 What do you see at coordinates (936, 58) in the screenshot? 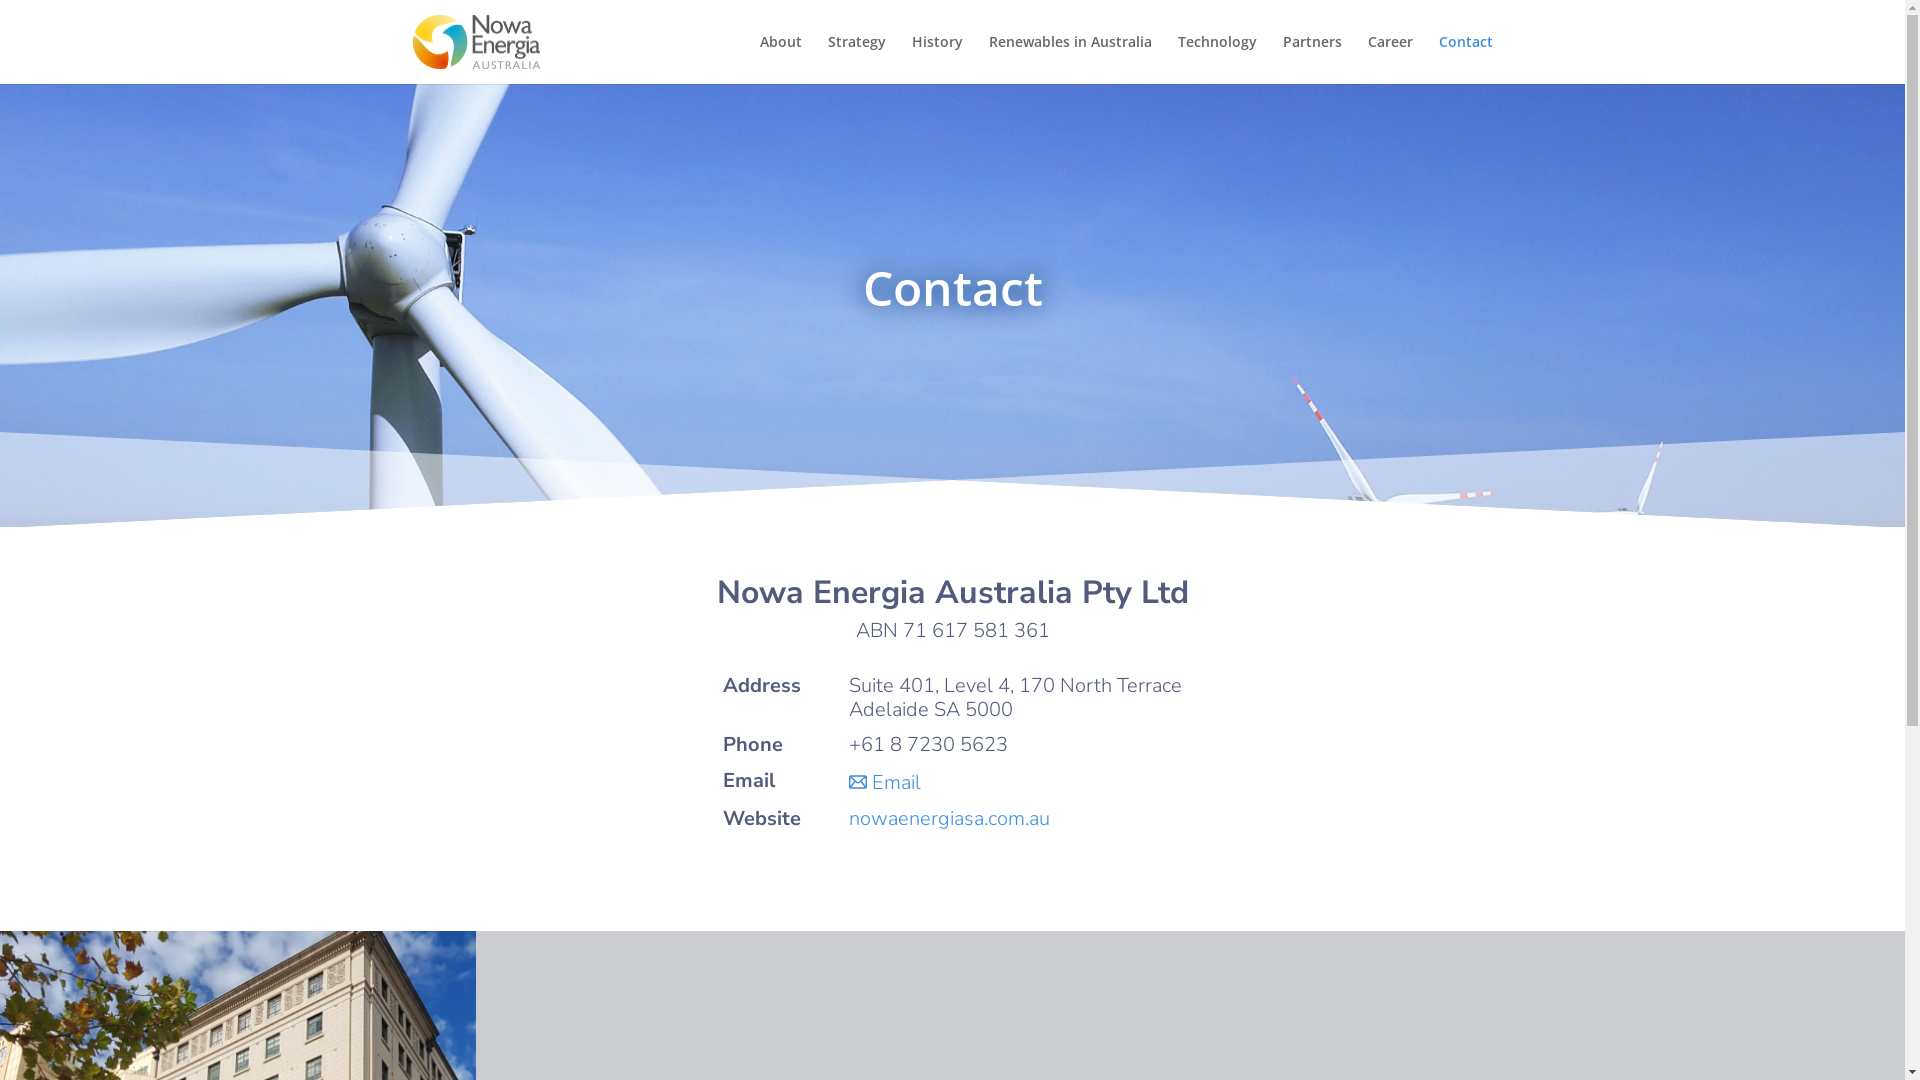
I see `'History'` at bounding box center [936, 58].